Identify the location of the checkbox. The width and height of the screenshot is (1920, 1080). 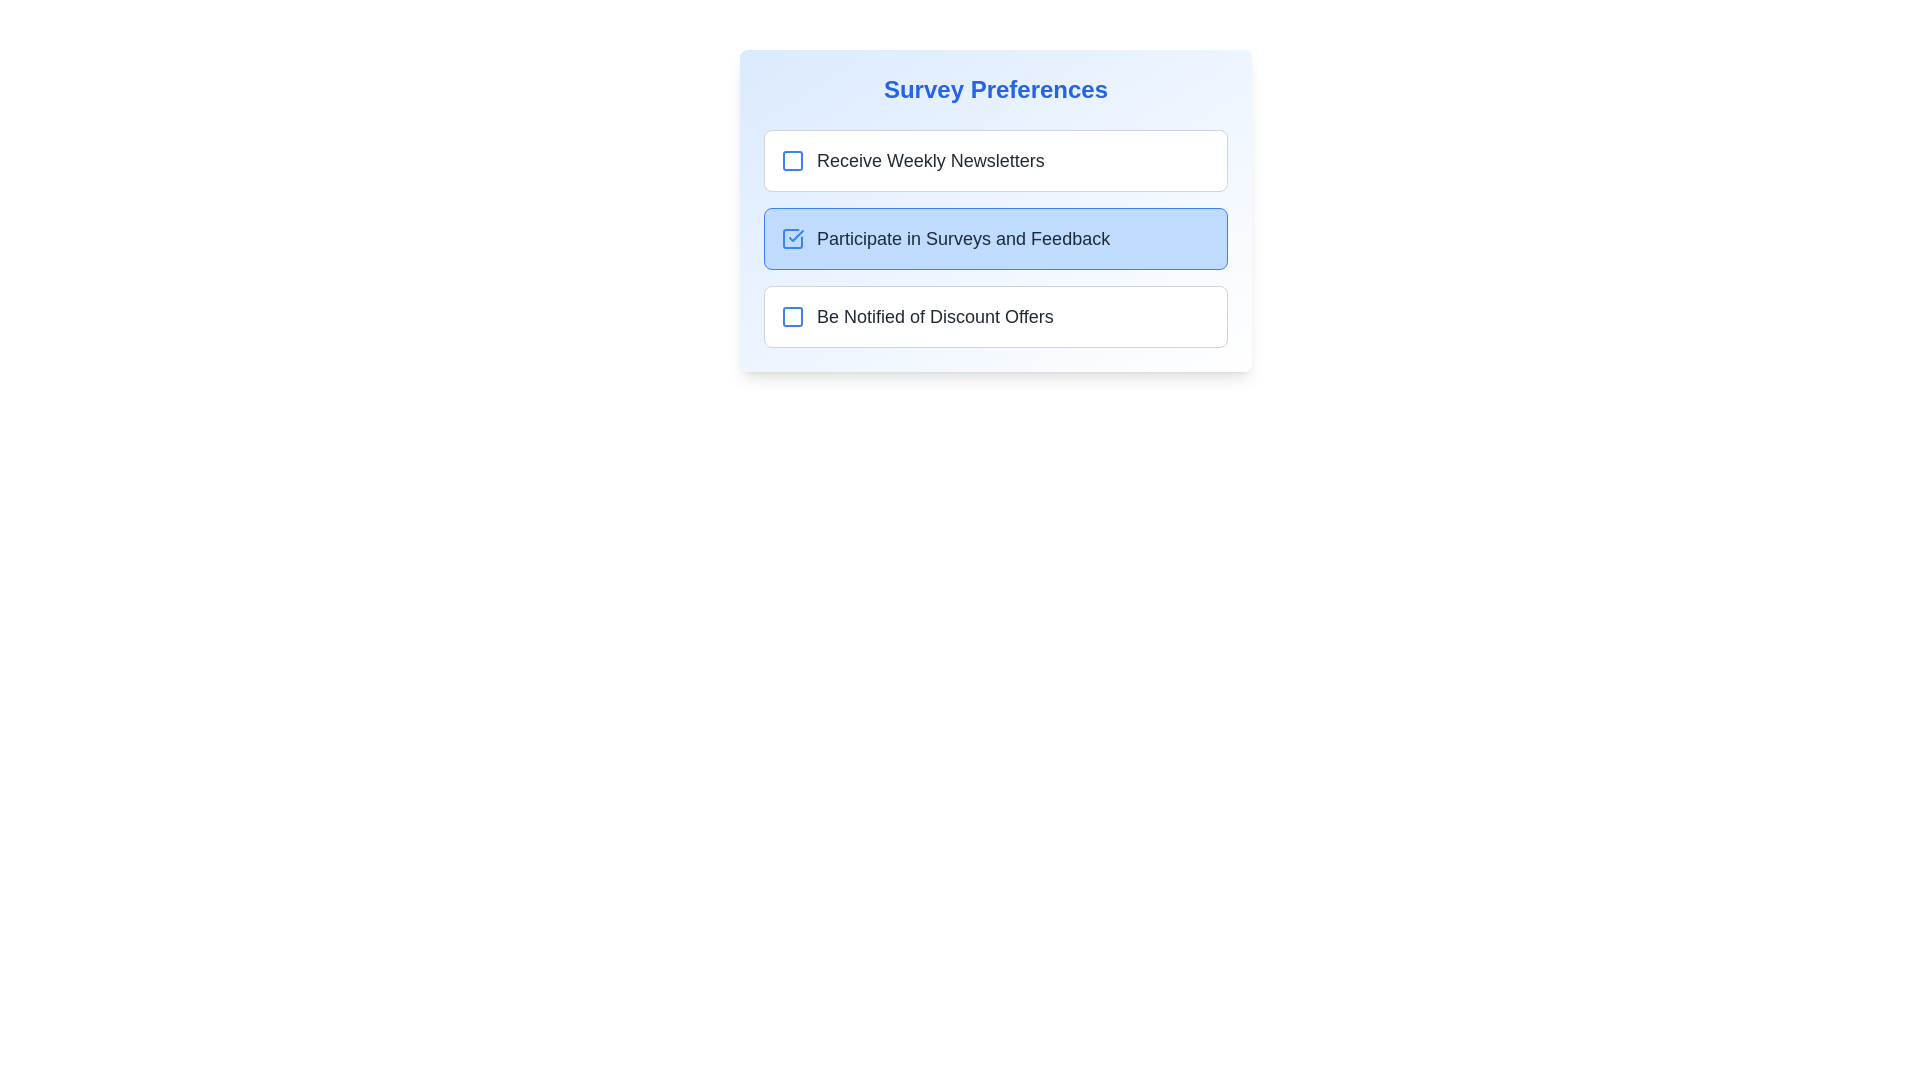
(791, 238).